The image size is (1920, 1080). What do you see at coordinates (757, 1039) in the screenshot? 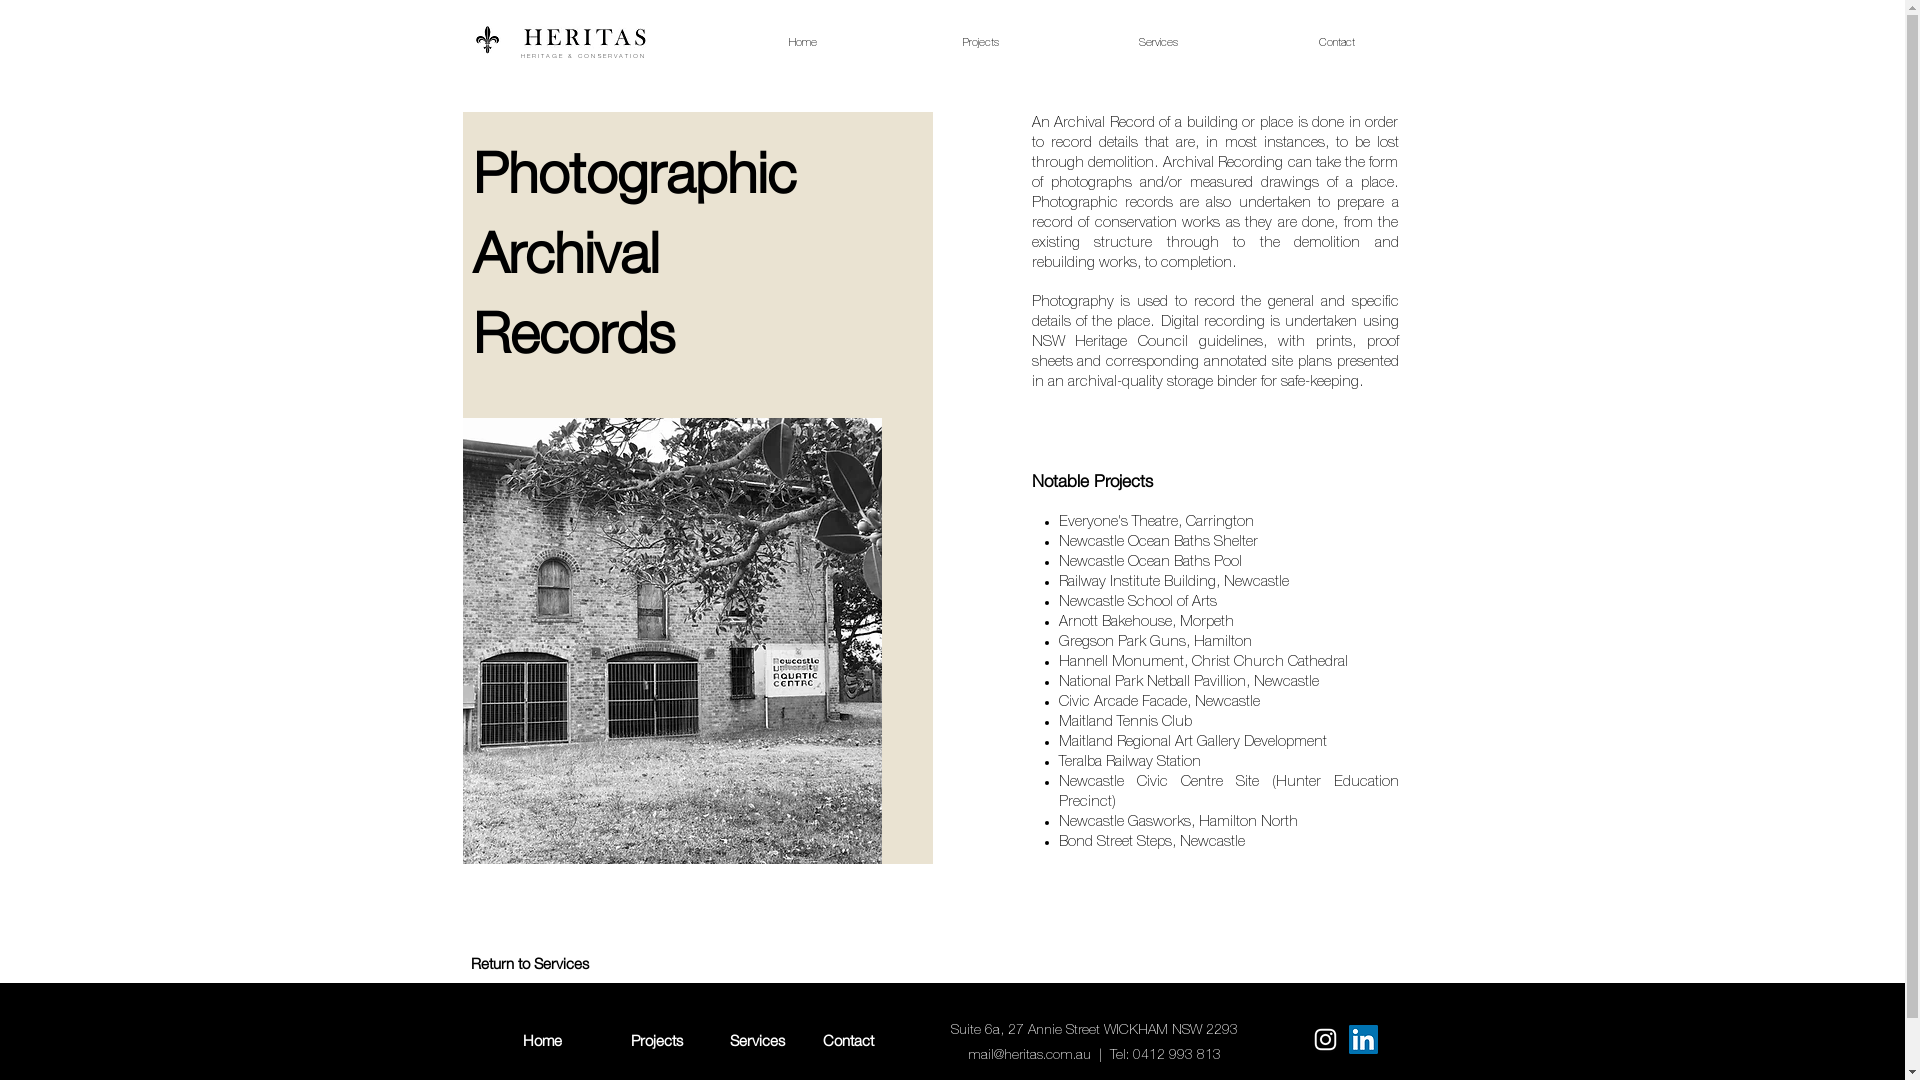
I see `'Services'` at bounding box center [757, 1039].